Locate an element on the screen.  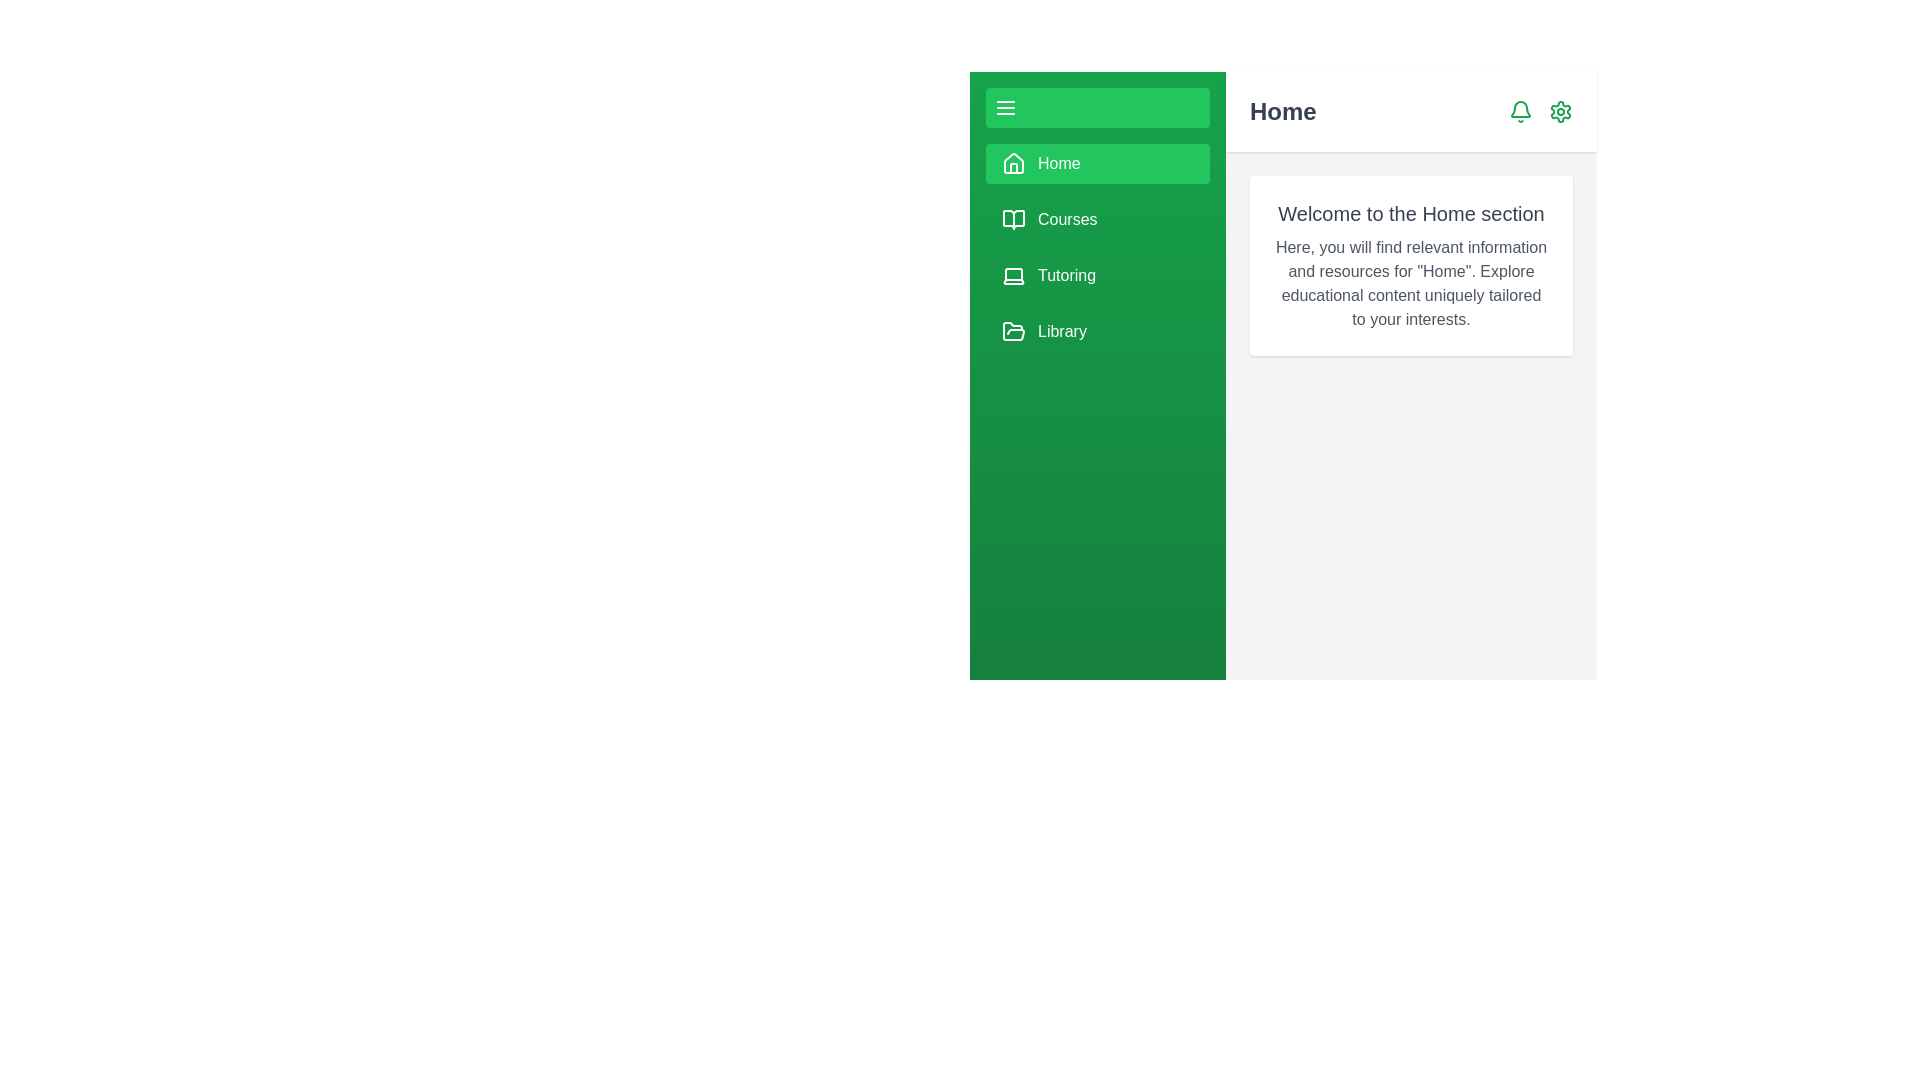
the 'Tutoring' icon in the side navigation bar, which is located to the left of the 'Tutoring' text label and is the third item in the vertical navigation menu is located at coordinates (1013, 276).